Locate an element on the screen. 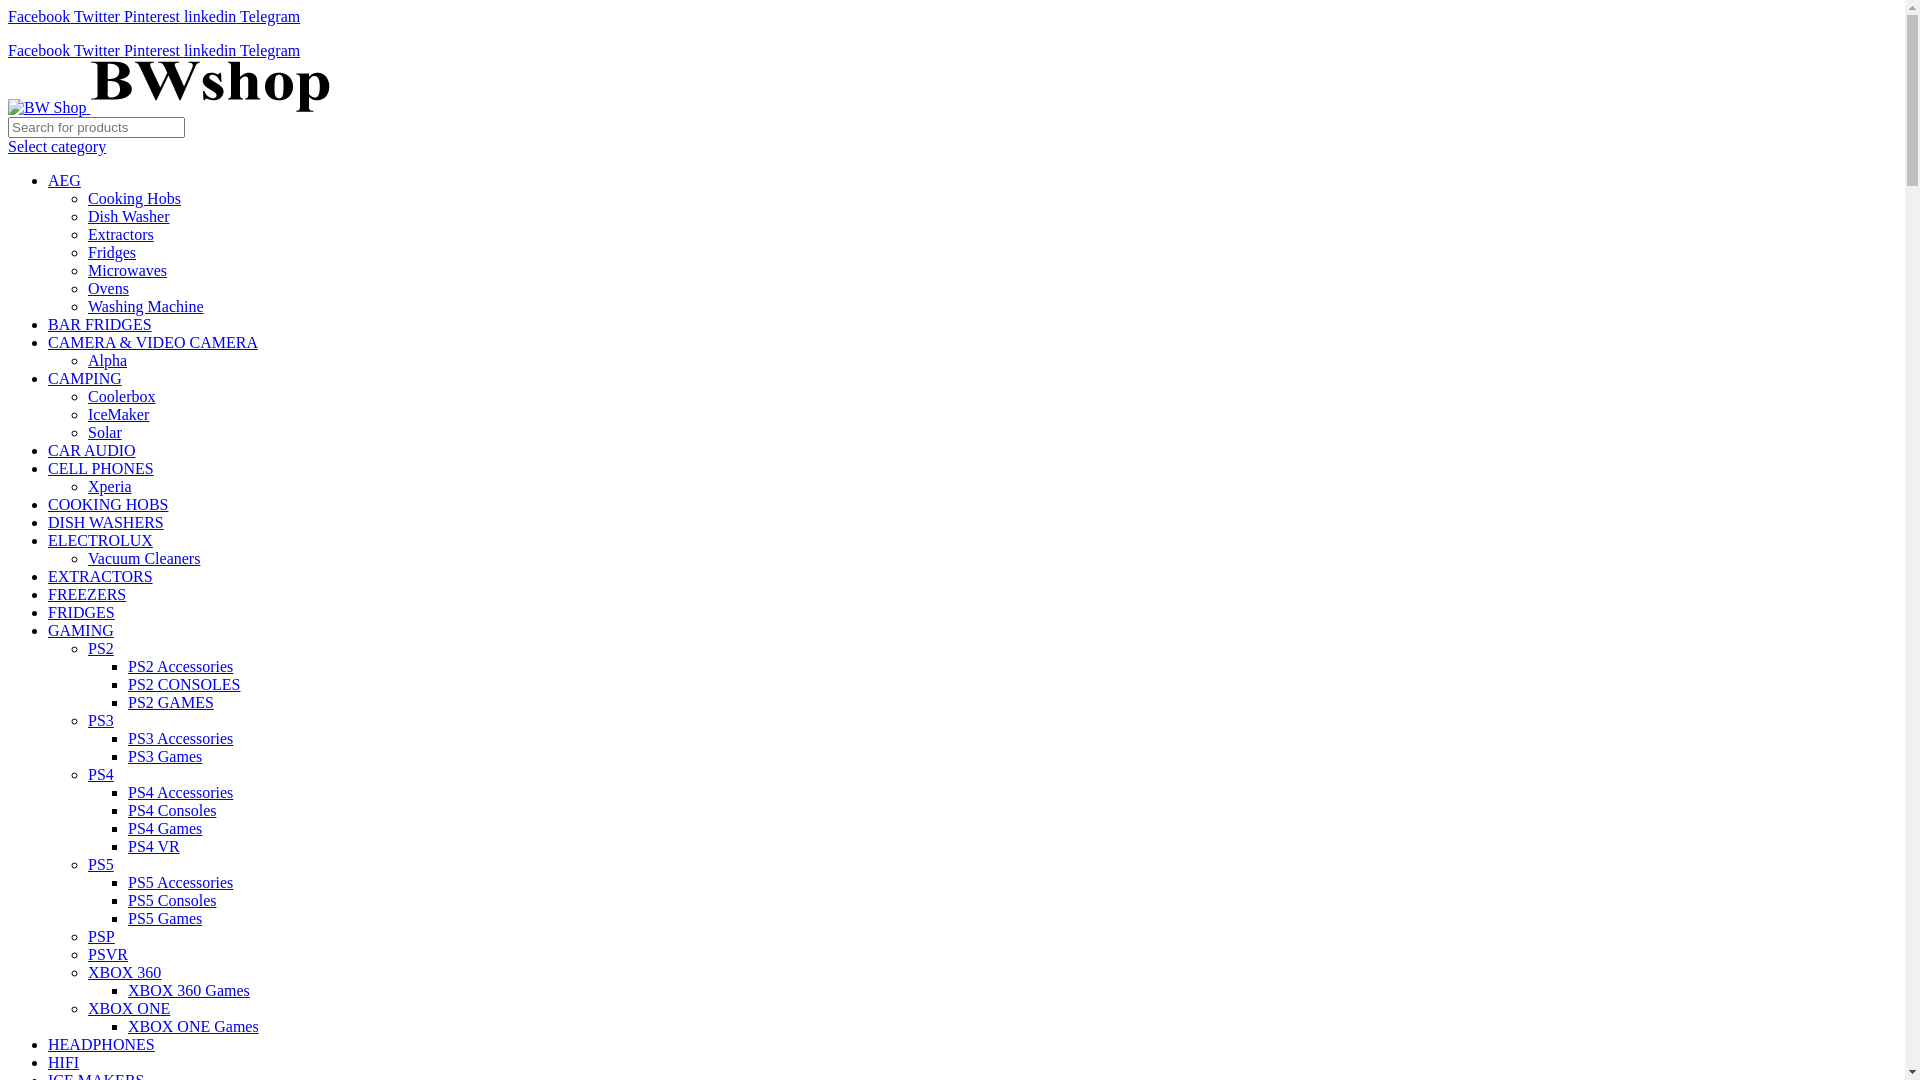  'DISH WASHERS' is located at coordinates (48, 521).